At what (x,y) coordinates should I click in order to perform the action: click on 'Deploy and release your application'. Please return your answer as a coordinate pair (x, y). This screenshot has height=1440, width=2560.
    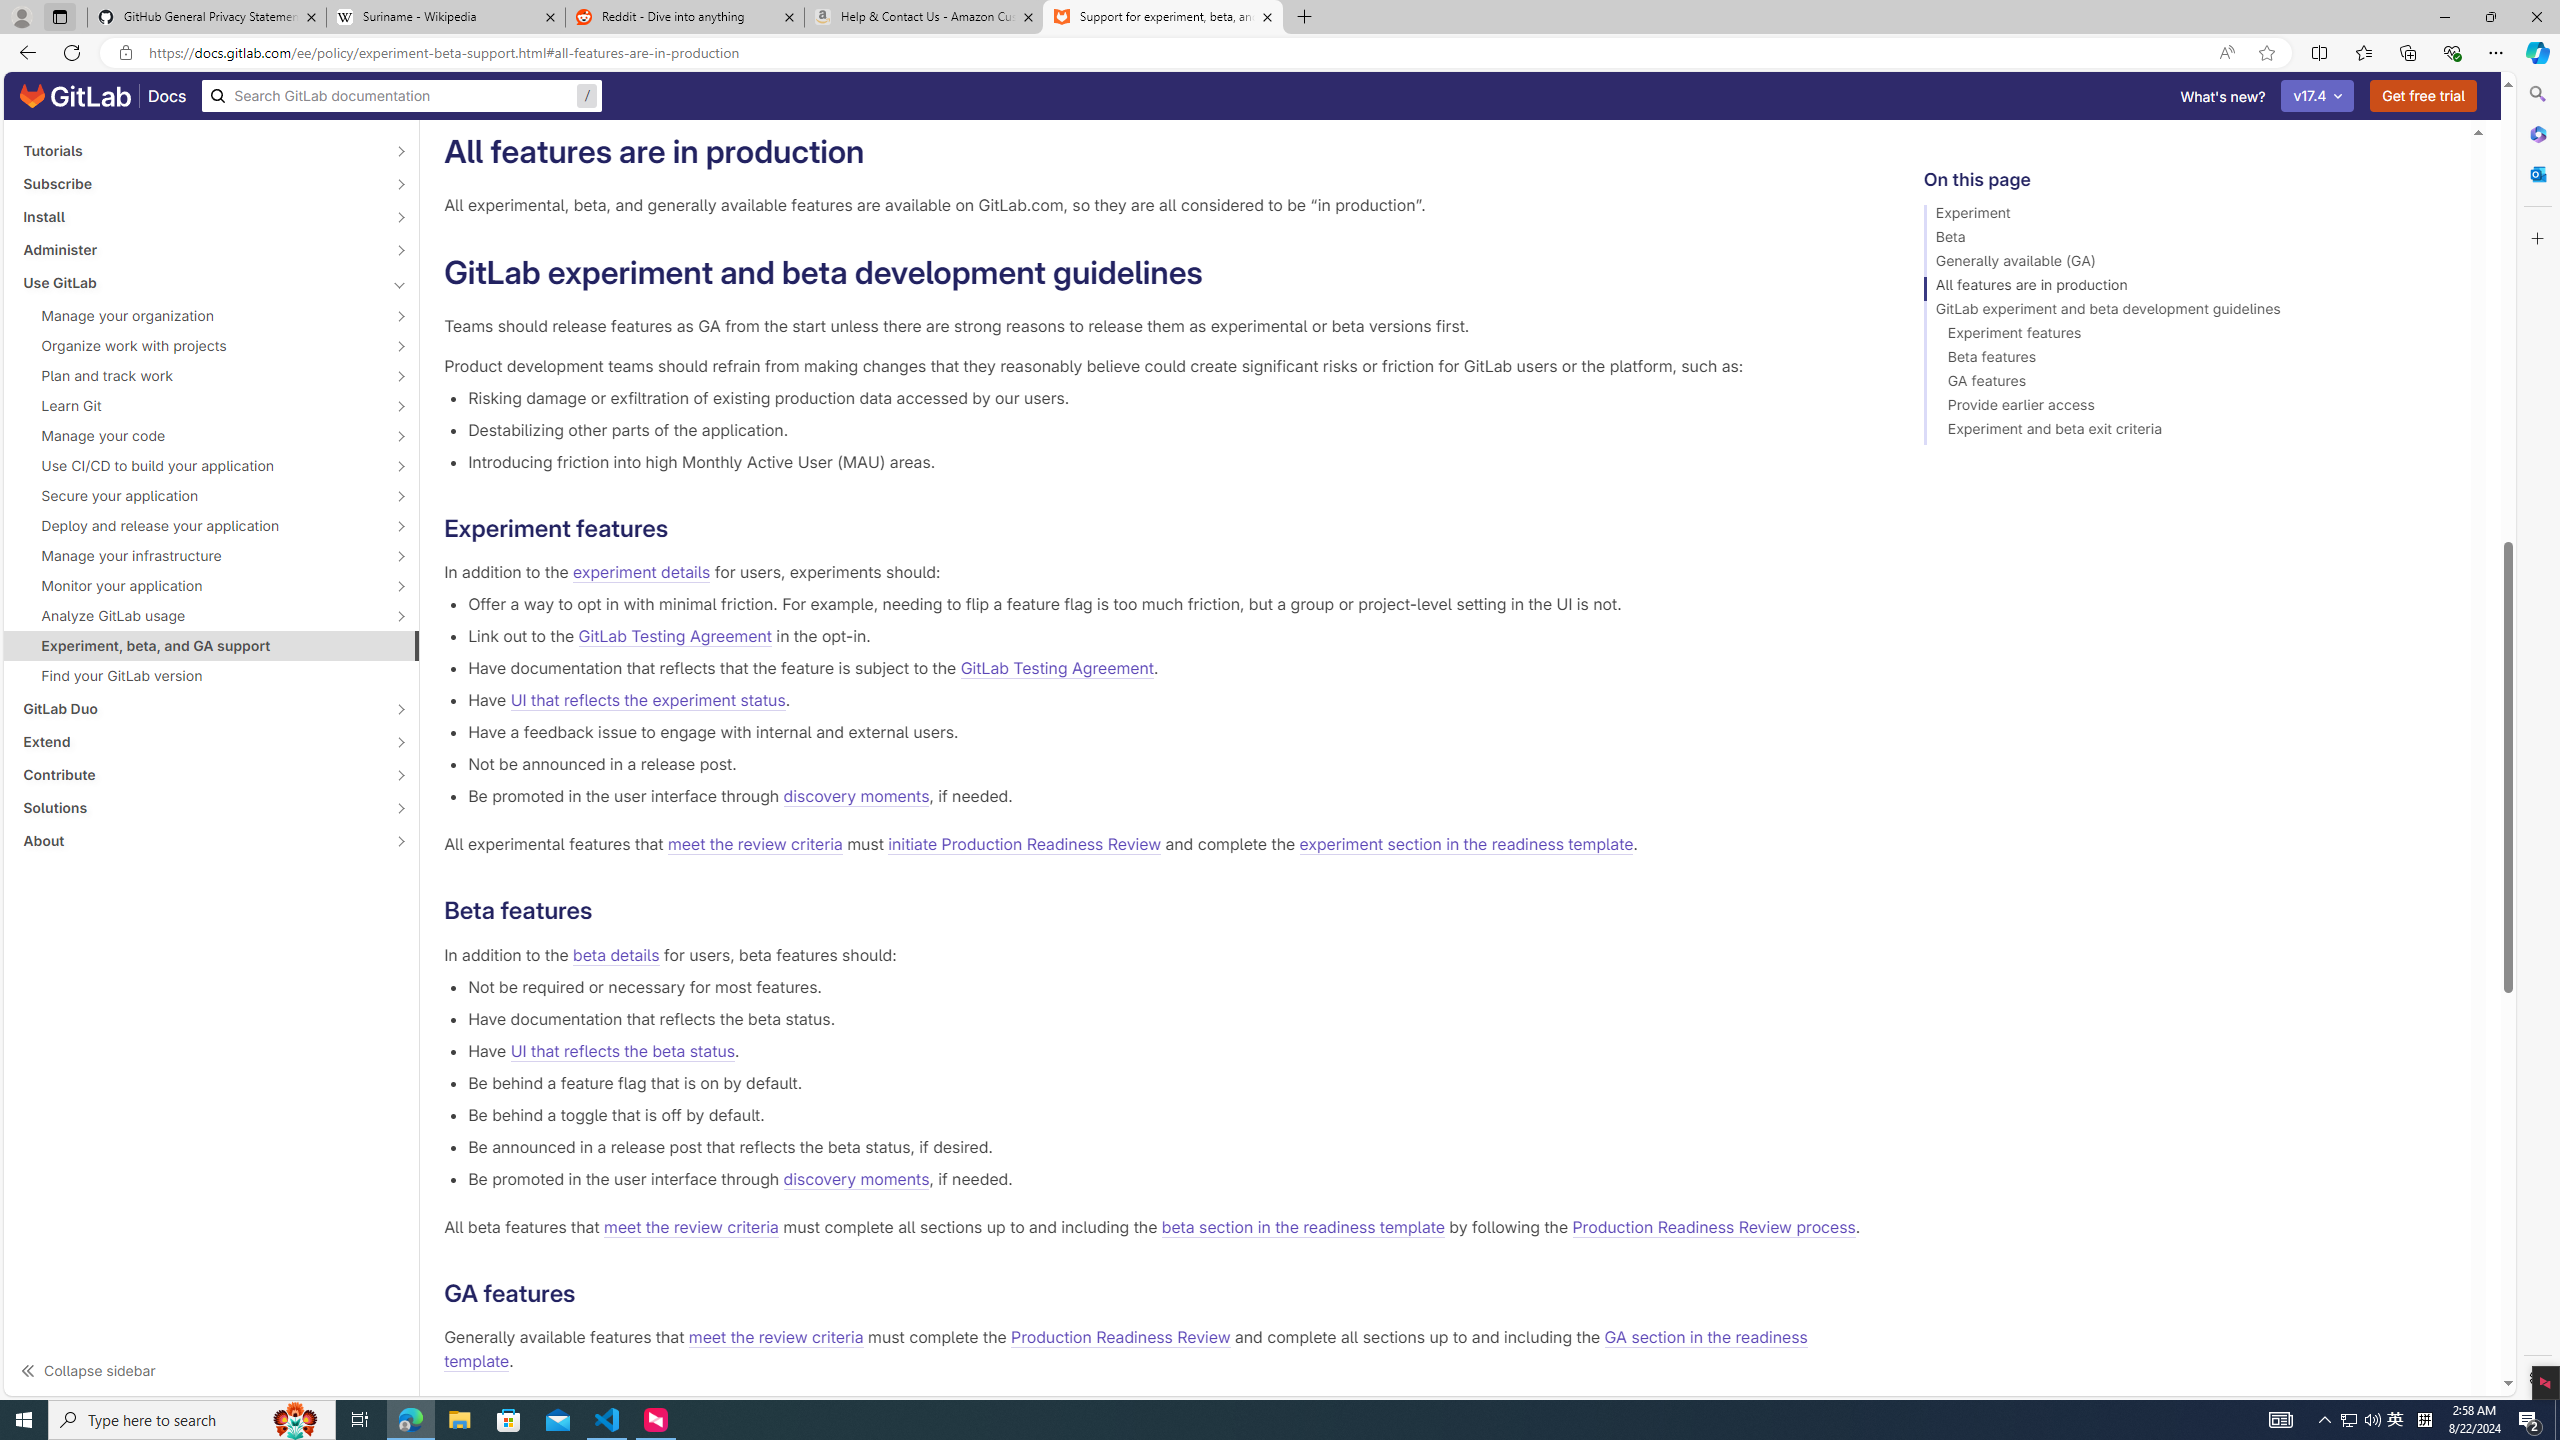
    Looking at the image, I should click on (199, 525).